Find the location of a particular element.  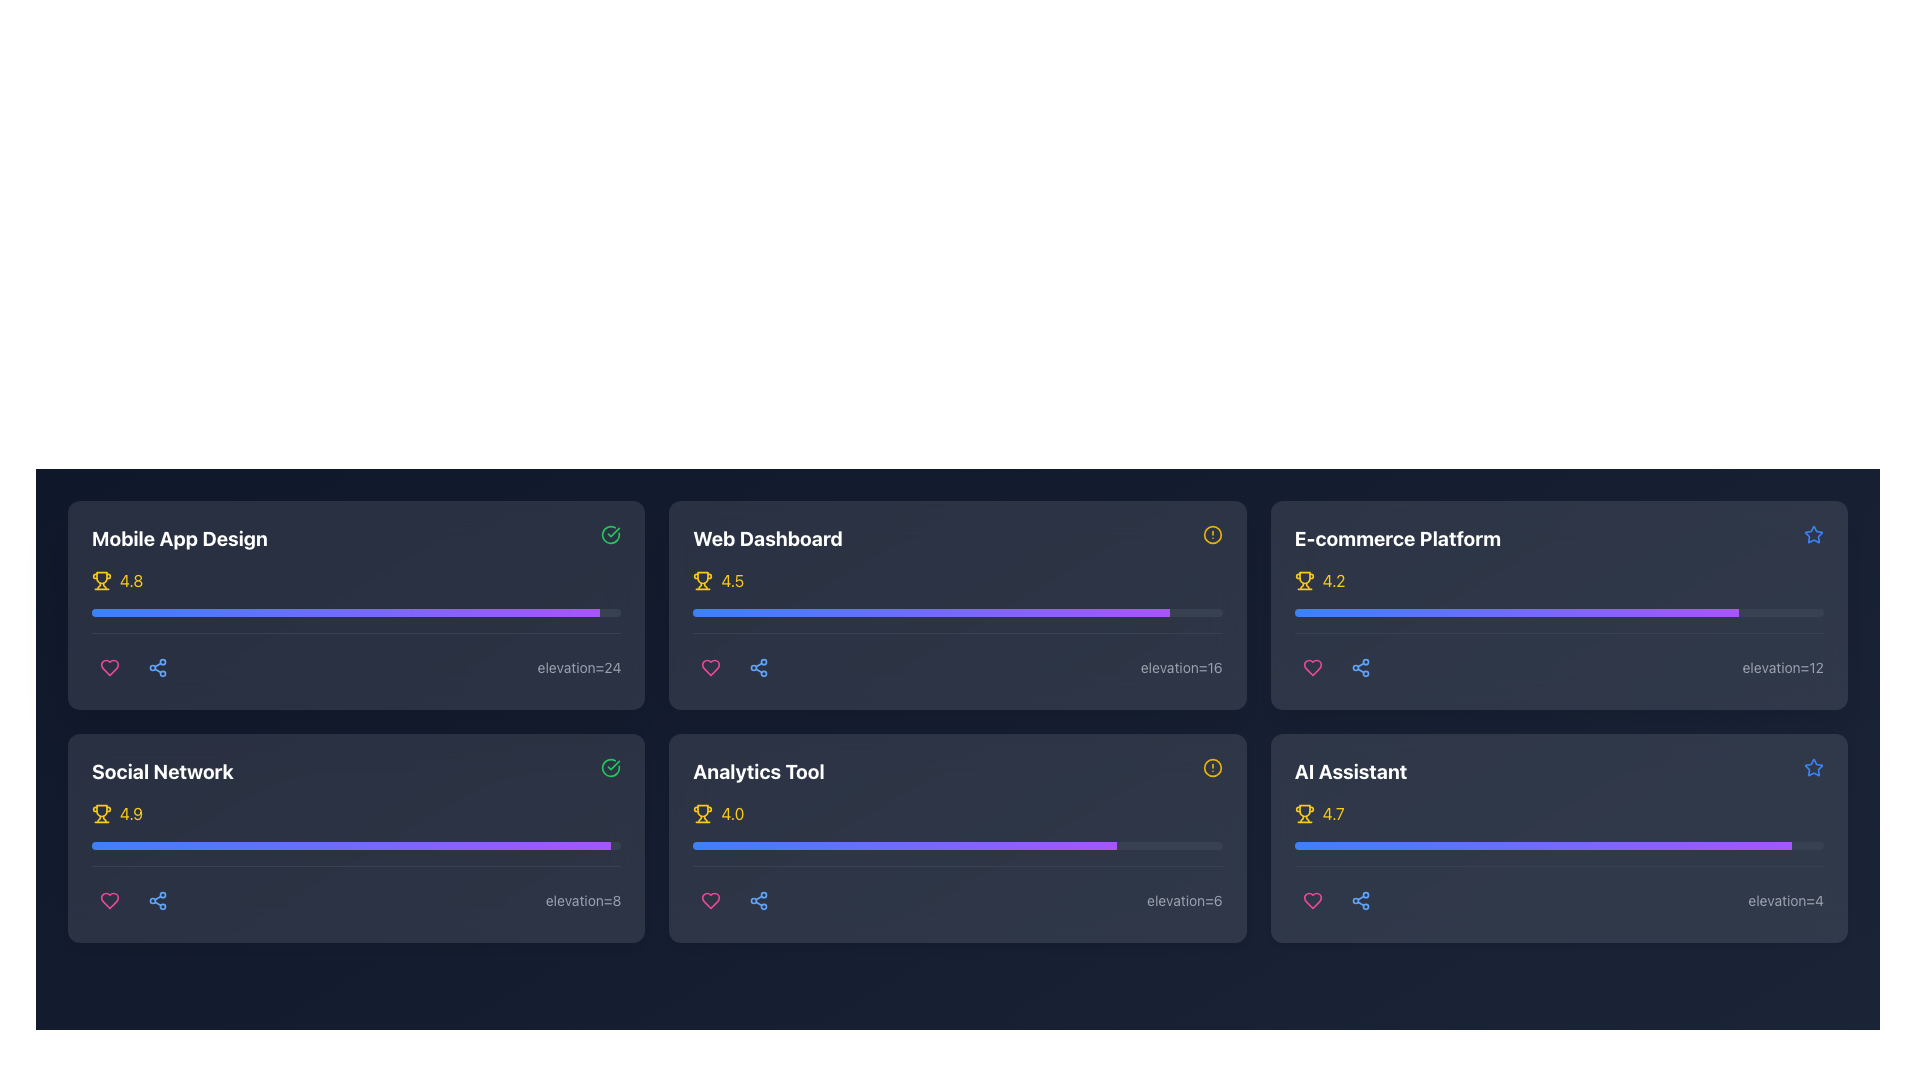

the progress status of the gradient progress bar located below the yellow trophy icon and above the elevation text within the 'Mobile App Design' card is located at coordinates (356, 626).